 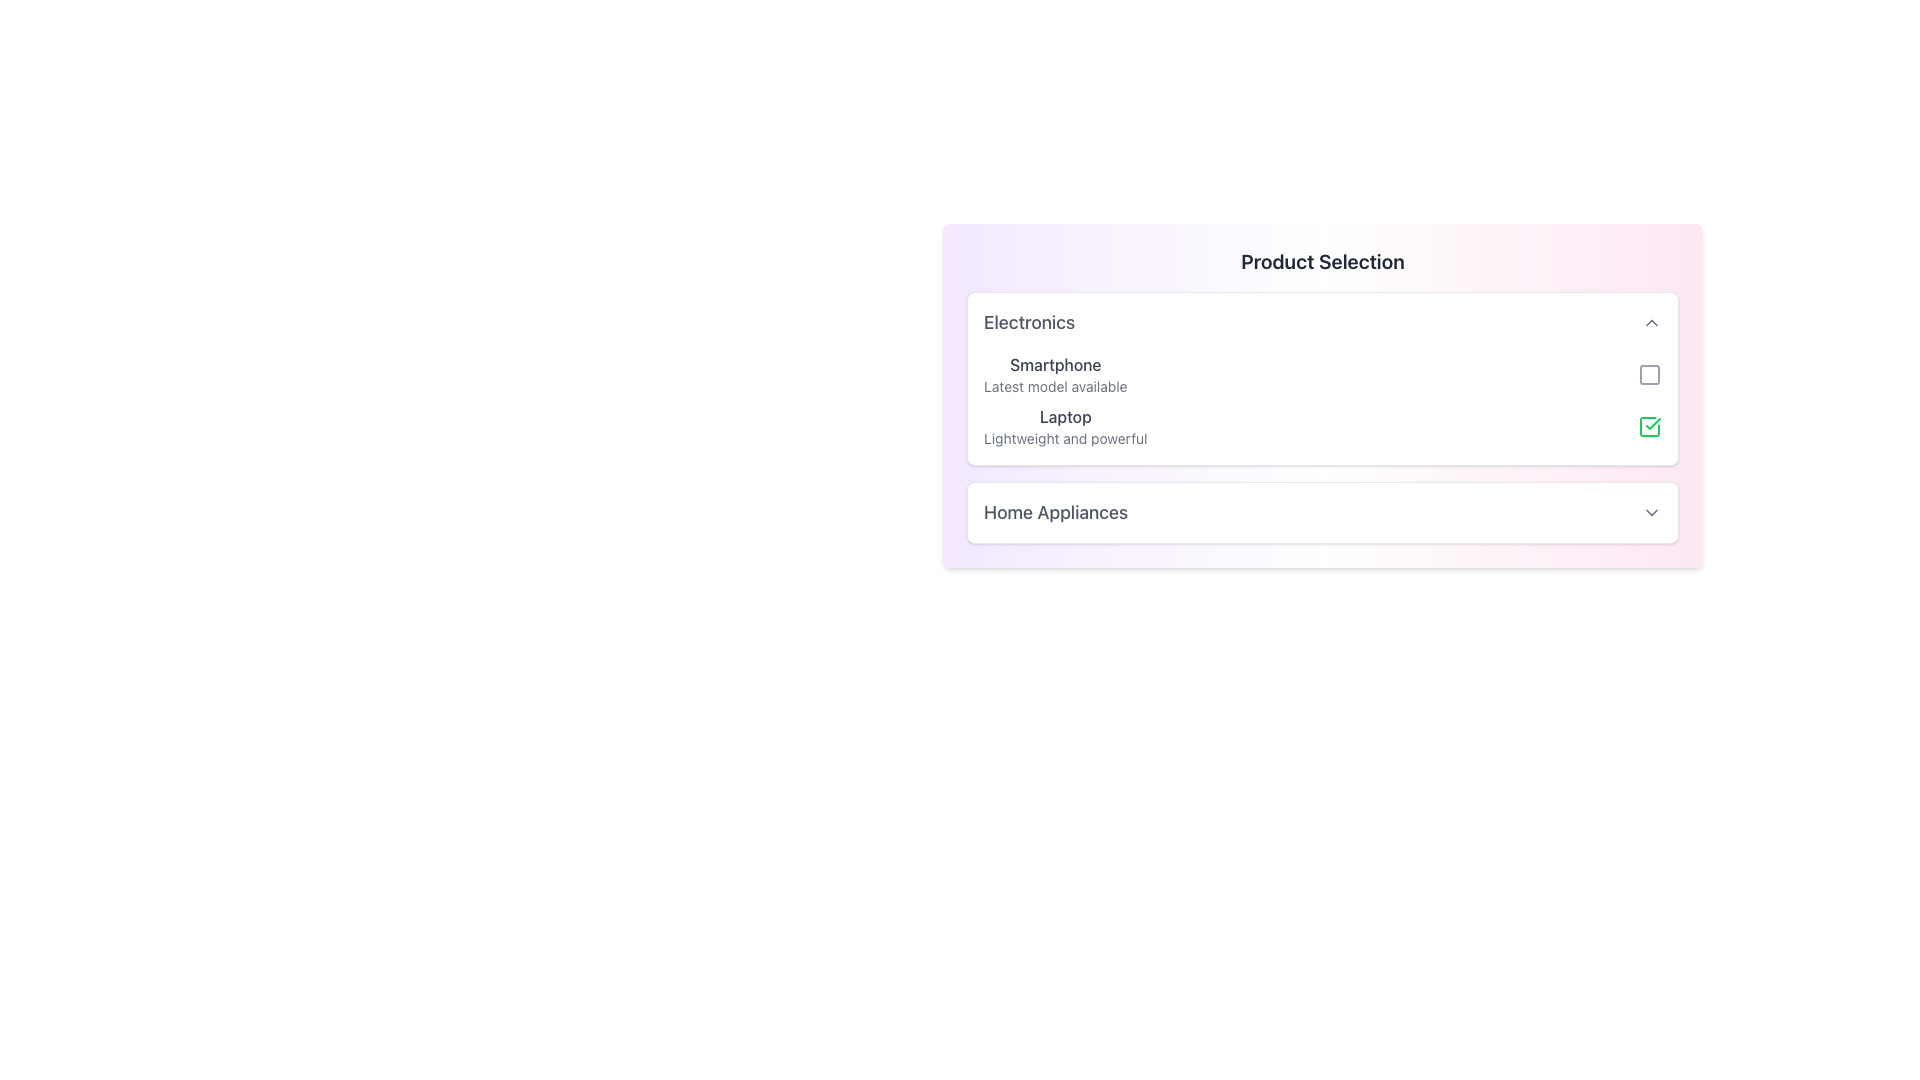 I want to click on the text display element labeled 'Smartphone' in the 'Electronics' section of the 'Product Selection' interface, so click(x=1054, y=374).